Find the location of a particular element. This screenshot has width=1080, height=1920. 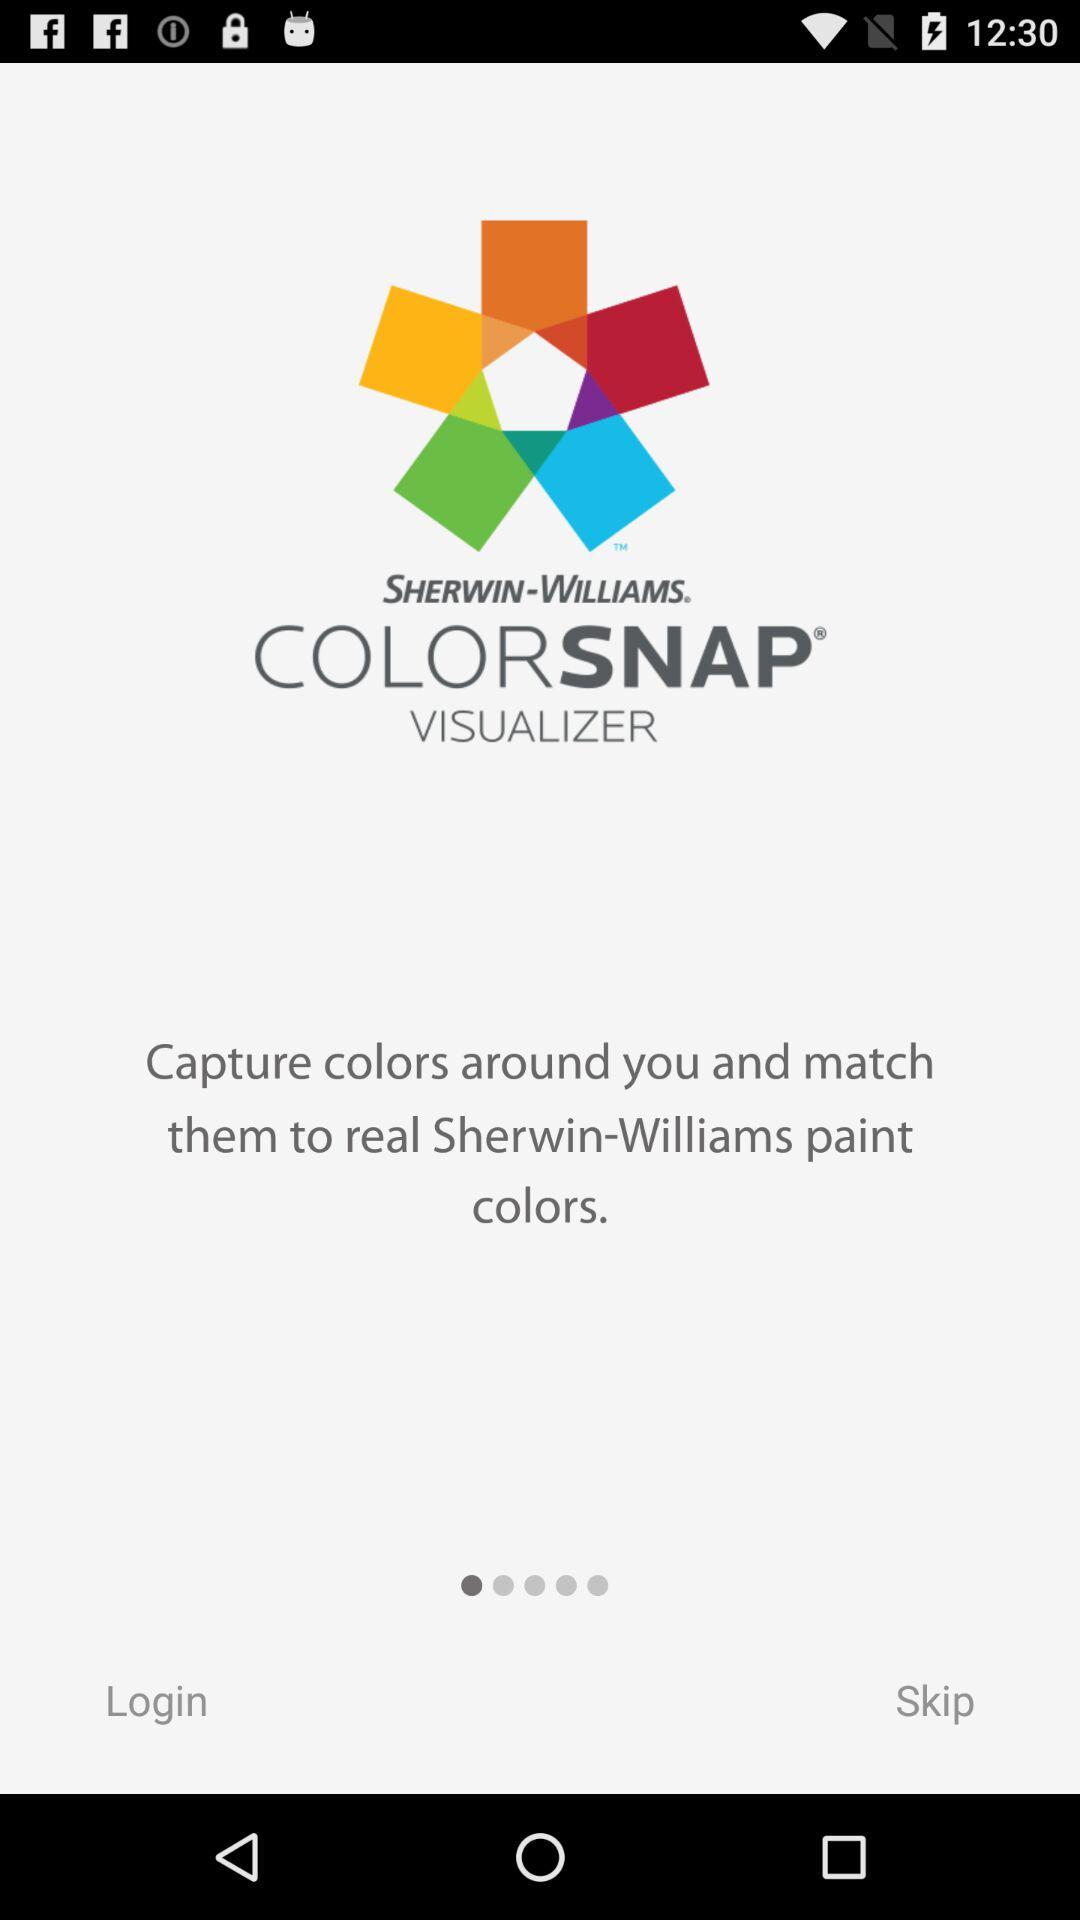

the button to the right of the login item is located at coordinates (953, 1705).